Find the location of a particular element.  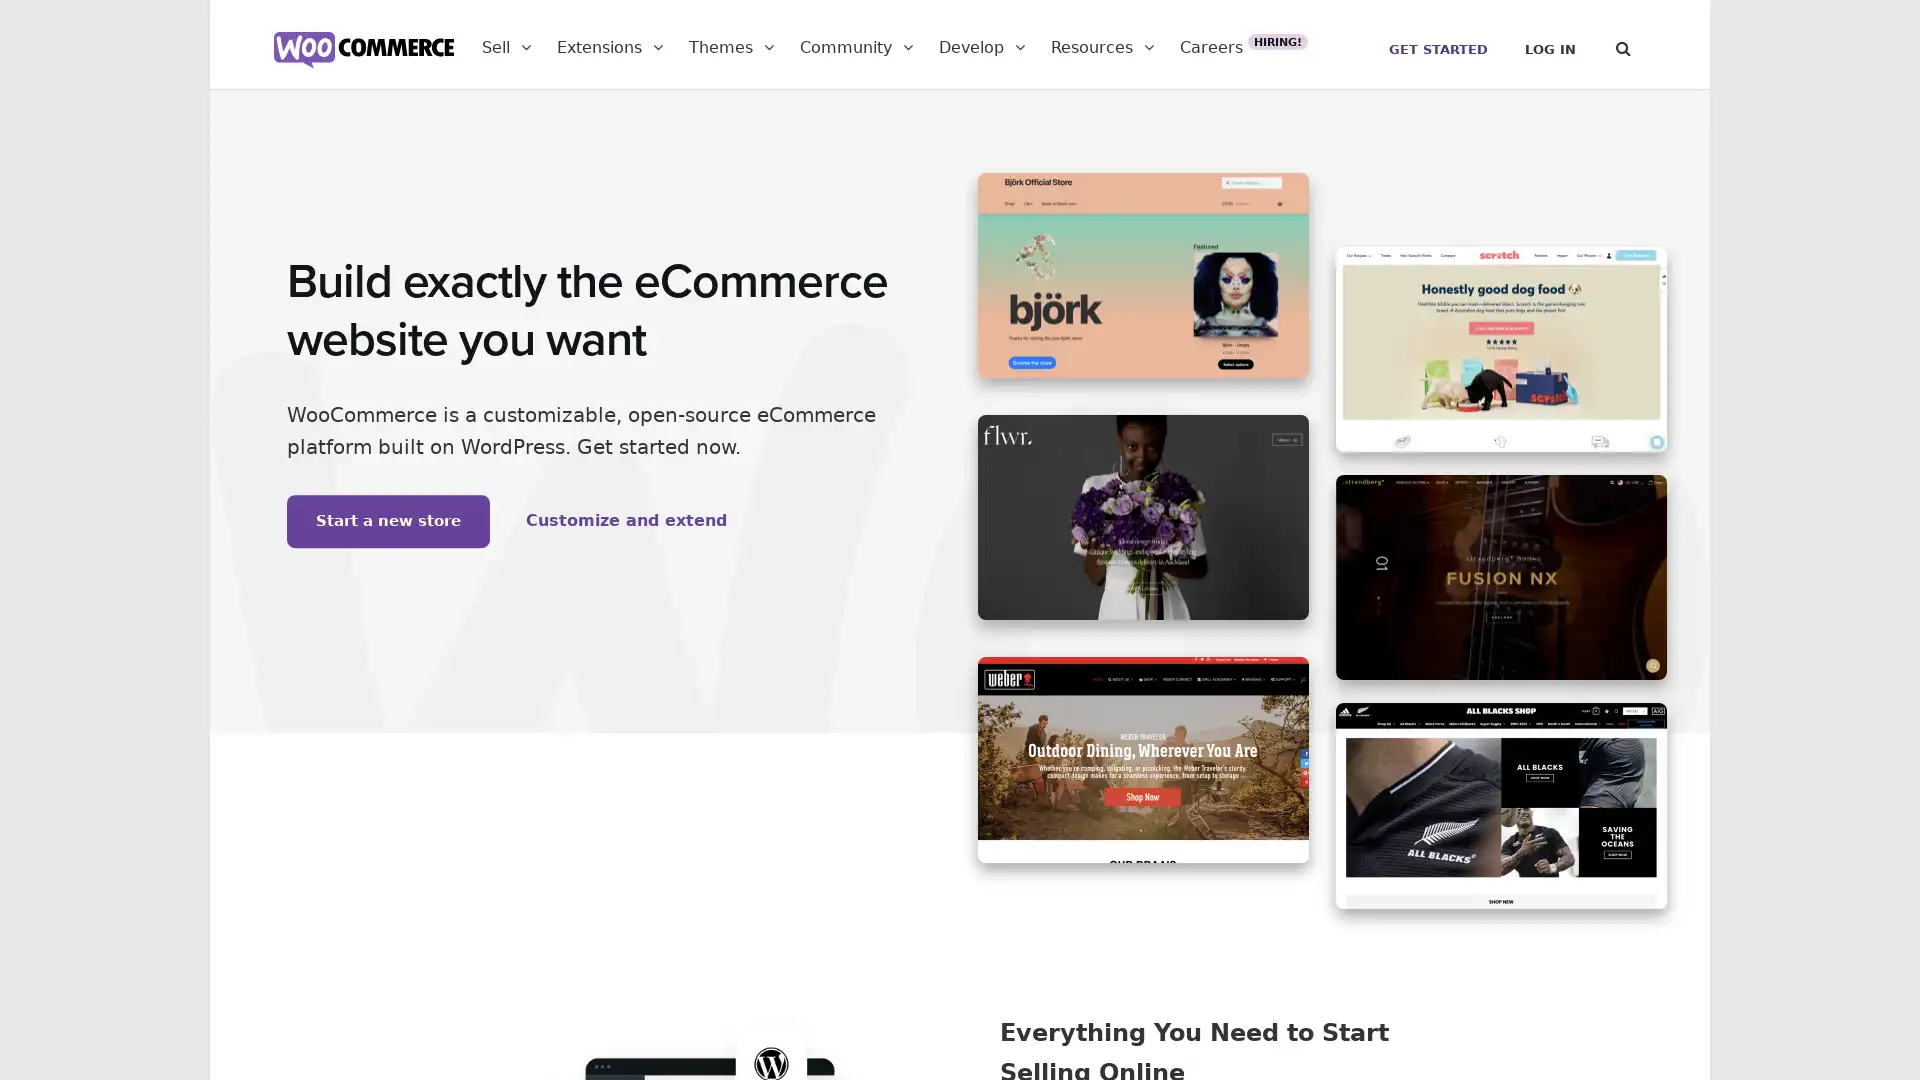

Search is located at coordinates (1623, 48).